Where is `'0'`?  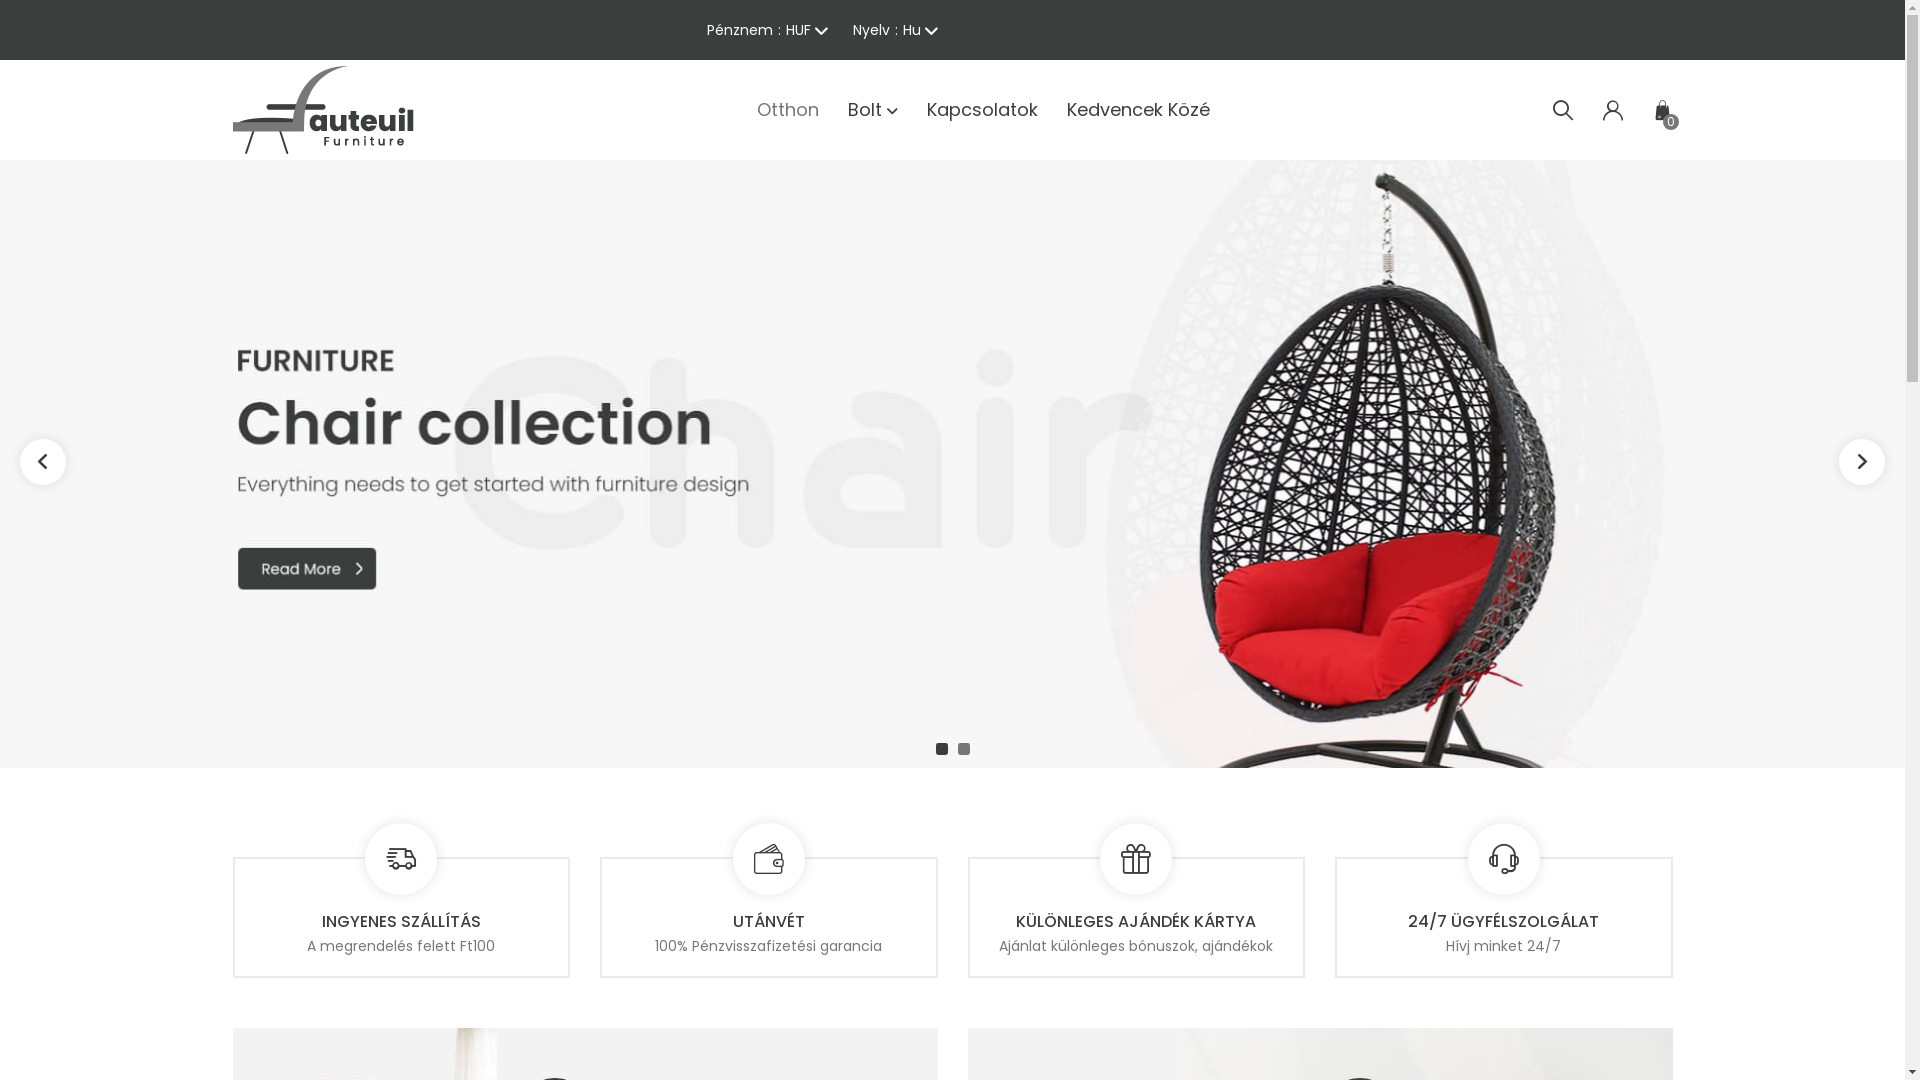
'0' is located at coordinates (1651, 110).